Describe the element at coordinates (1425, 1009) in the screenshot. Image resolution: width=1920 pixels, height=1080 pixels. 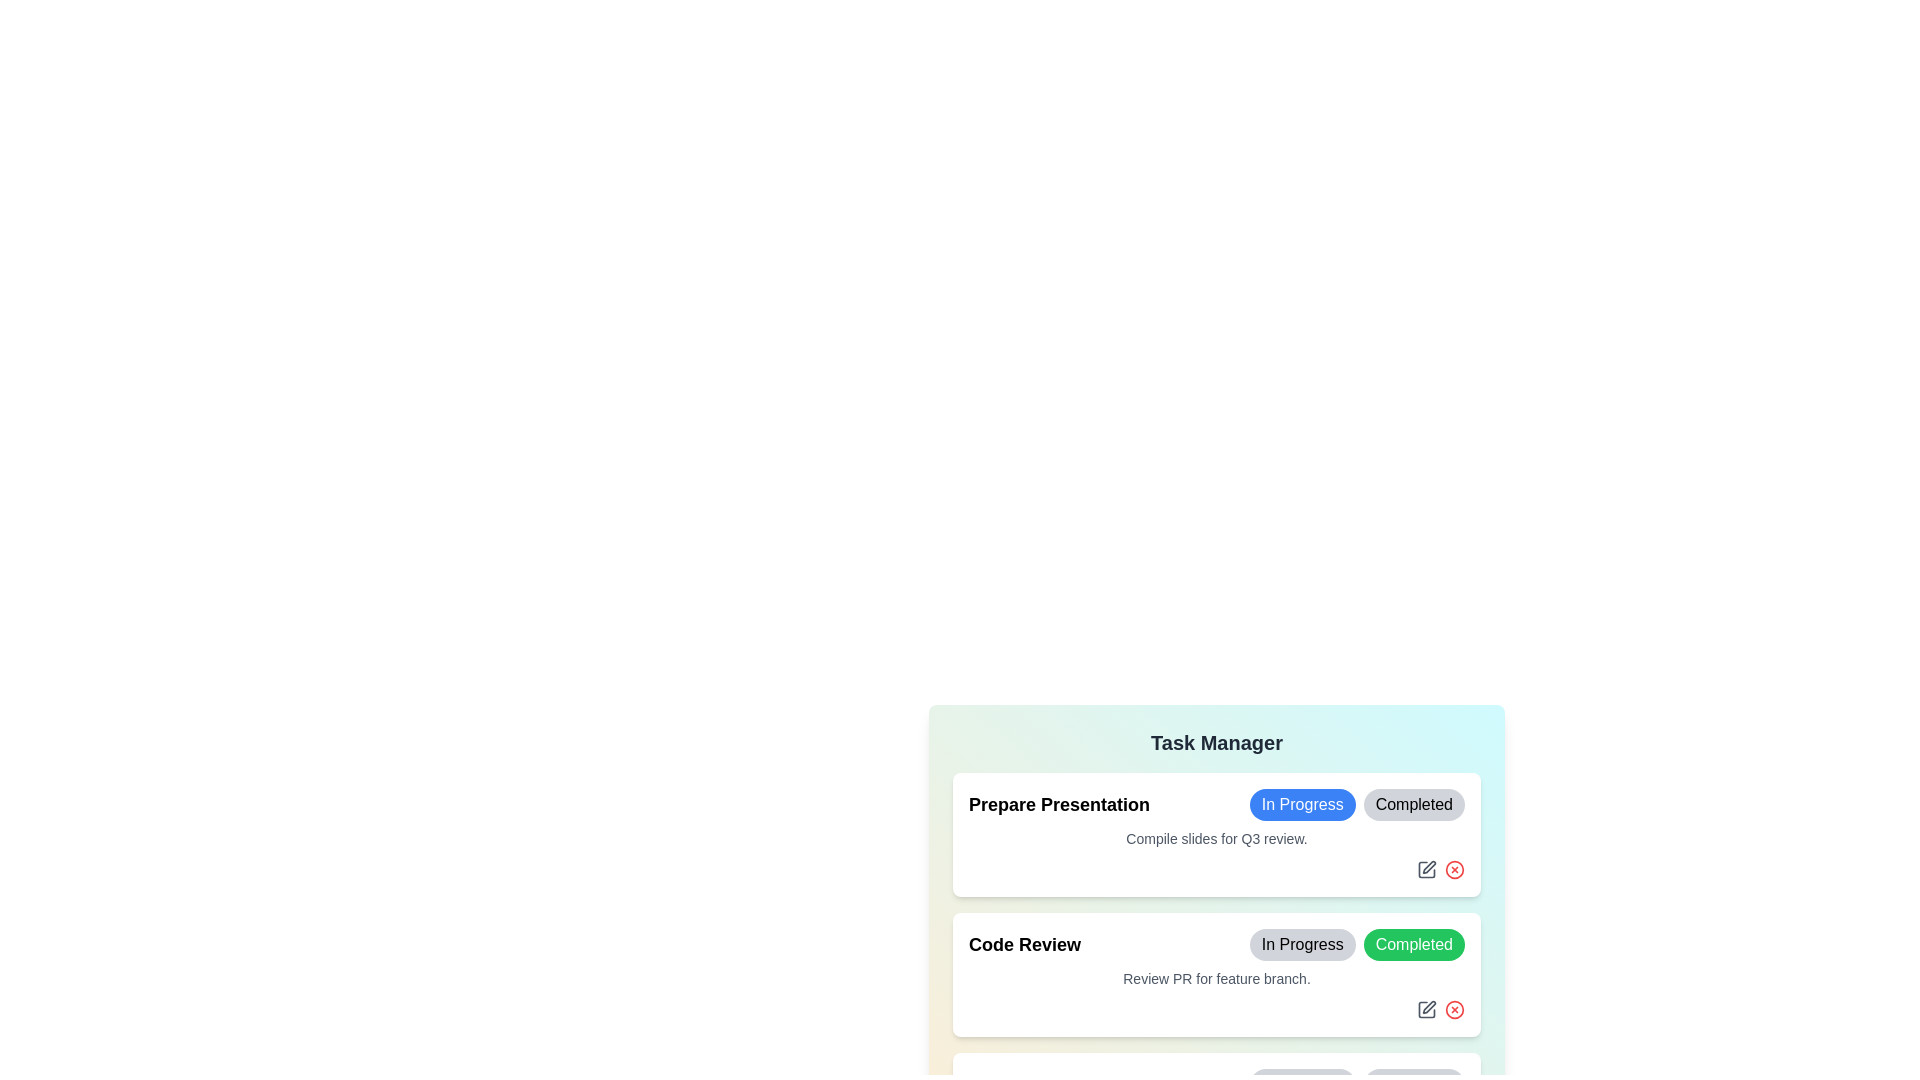
I see `the edit icon for the task titled 'Code Review'` at that location.